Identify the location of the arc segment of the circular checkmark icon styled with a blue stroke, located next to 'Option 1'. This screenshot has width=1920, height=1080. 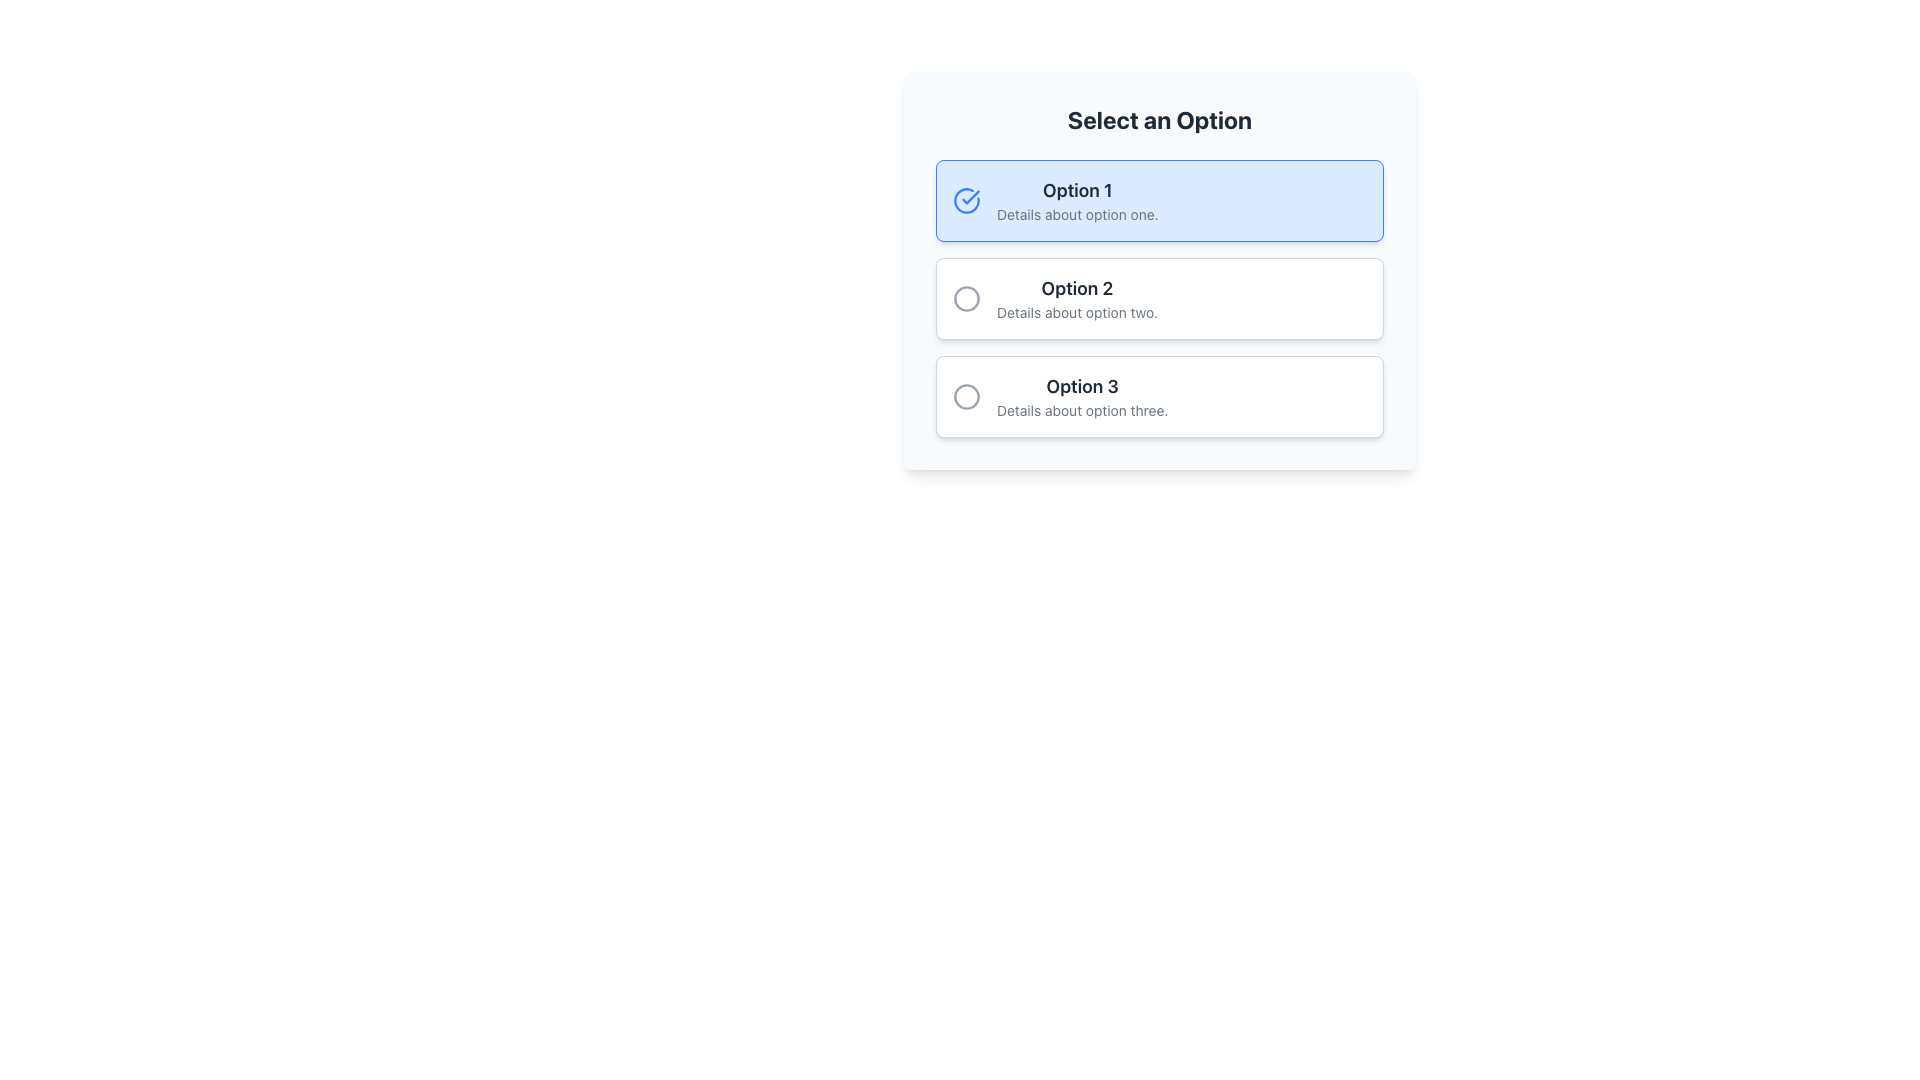
(966, 200).